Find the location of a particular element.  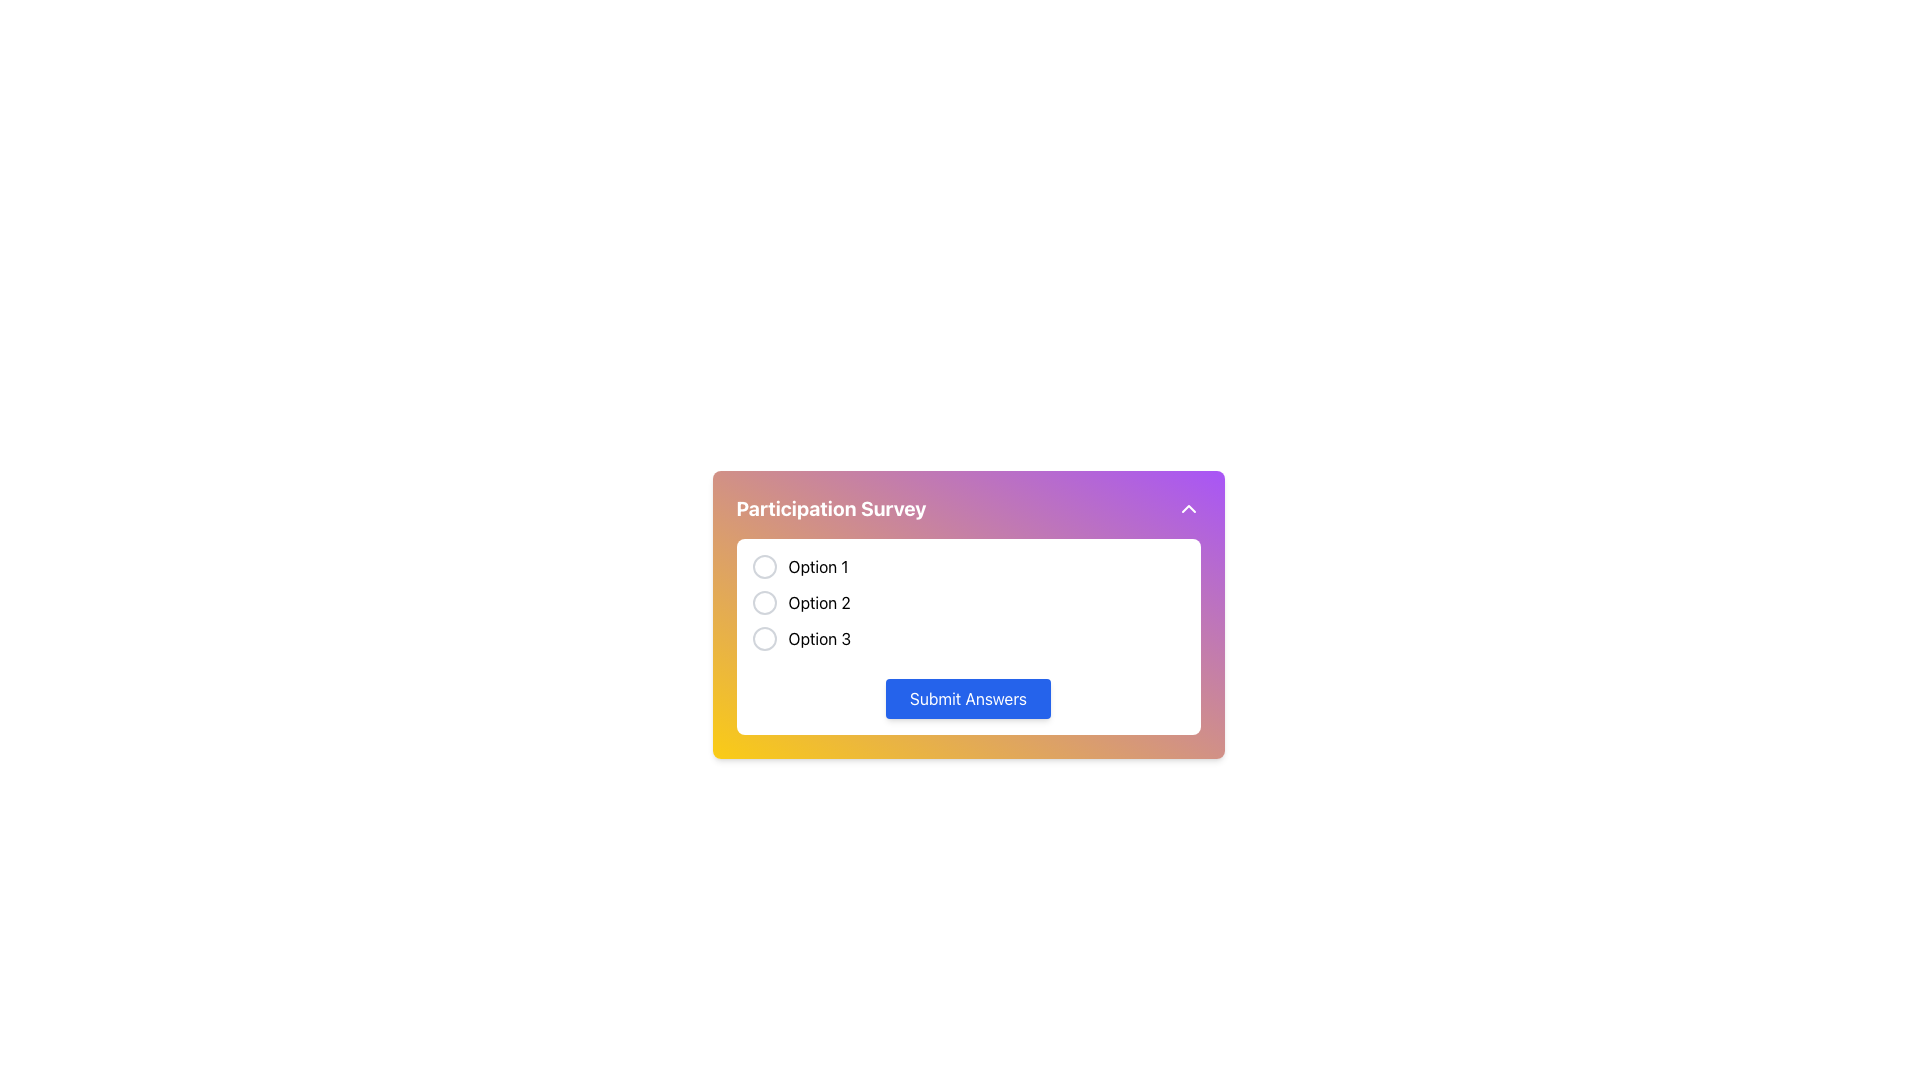

the first radio button option in the 'Participation Survey' section is located at coordinates (968, 567).